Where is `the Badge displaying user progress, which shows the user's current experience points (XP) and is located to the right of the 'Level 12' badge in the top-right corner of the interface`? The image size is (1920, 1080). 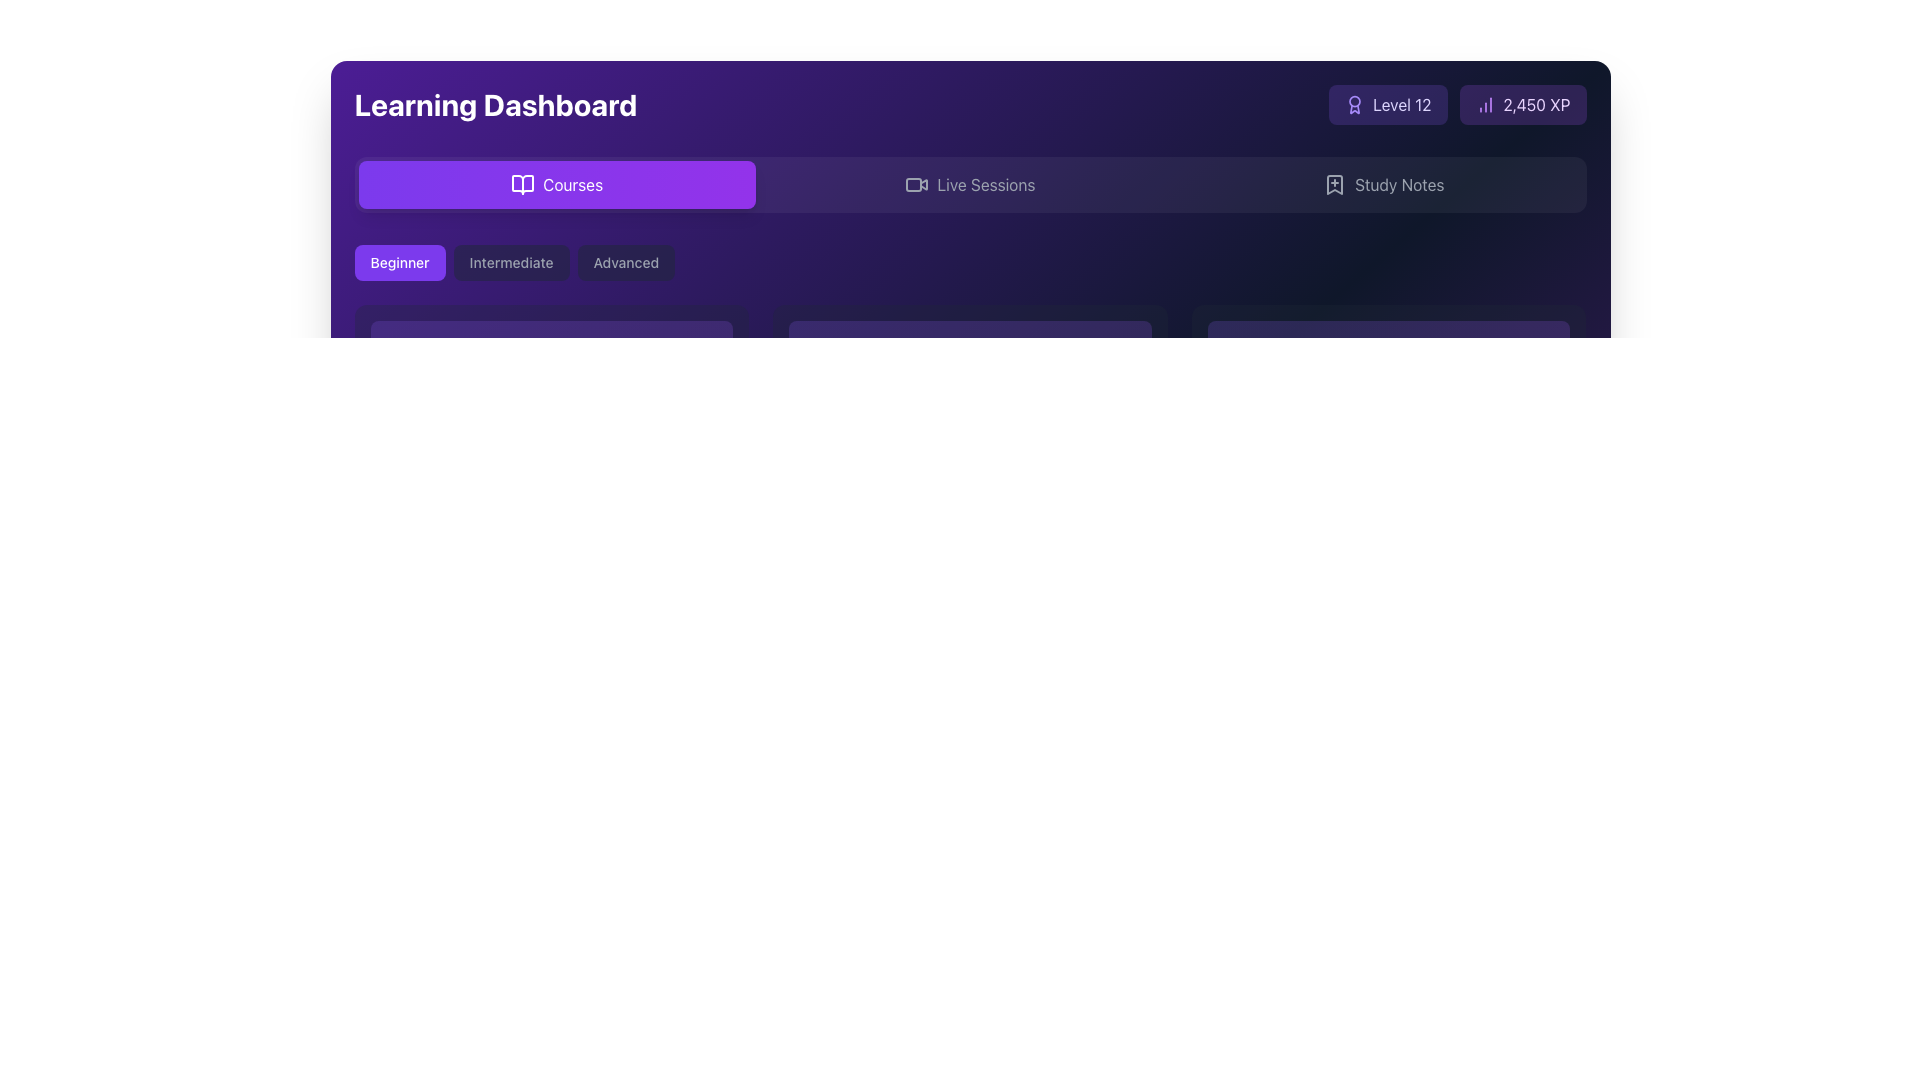 the Badge displaying user progress, which shows the user's current experience points (XP) and is located to the right of the 'Level 12' badge in the top-right corner of the interface is located at coordinates (1521, 104).